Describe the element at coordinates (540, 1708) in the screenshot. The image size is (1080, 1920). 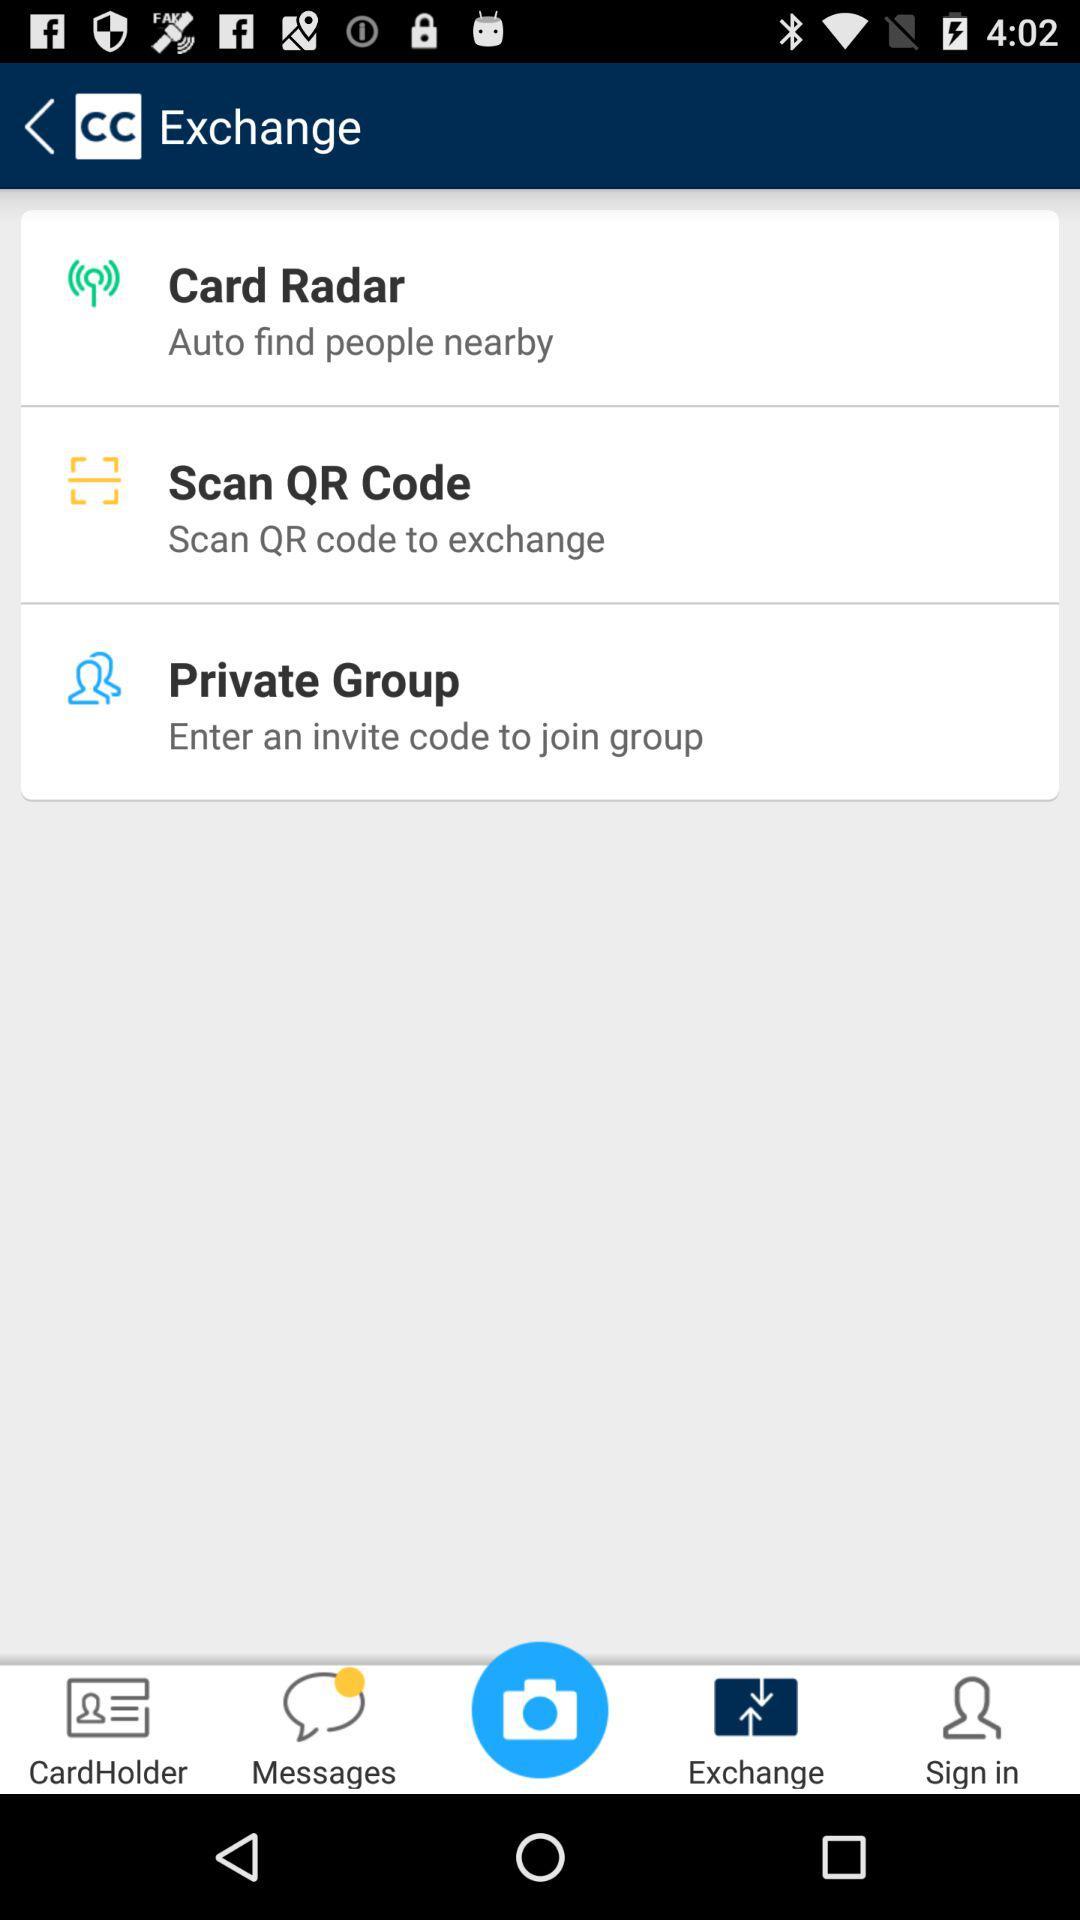
I see `icon to the left of exchange item` at that location.